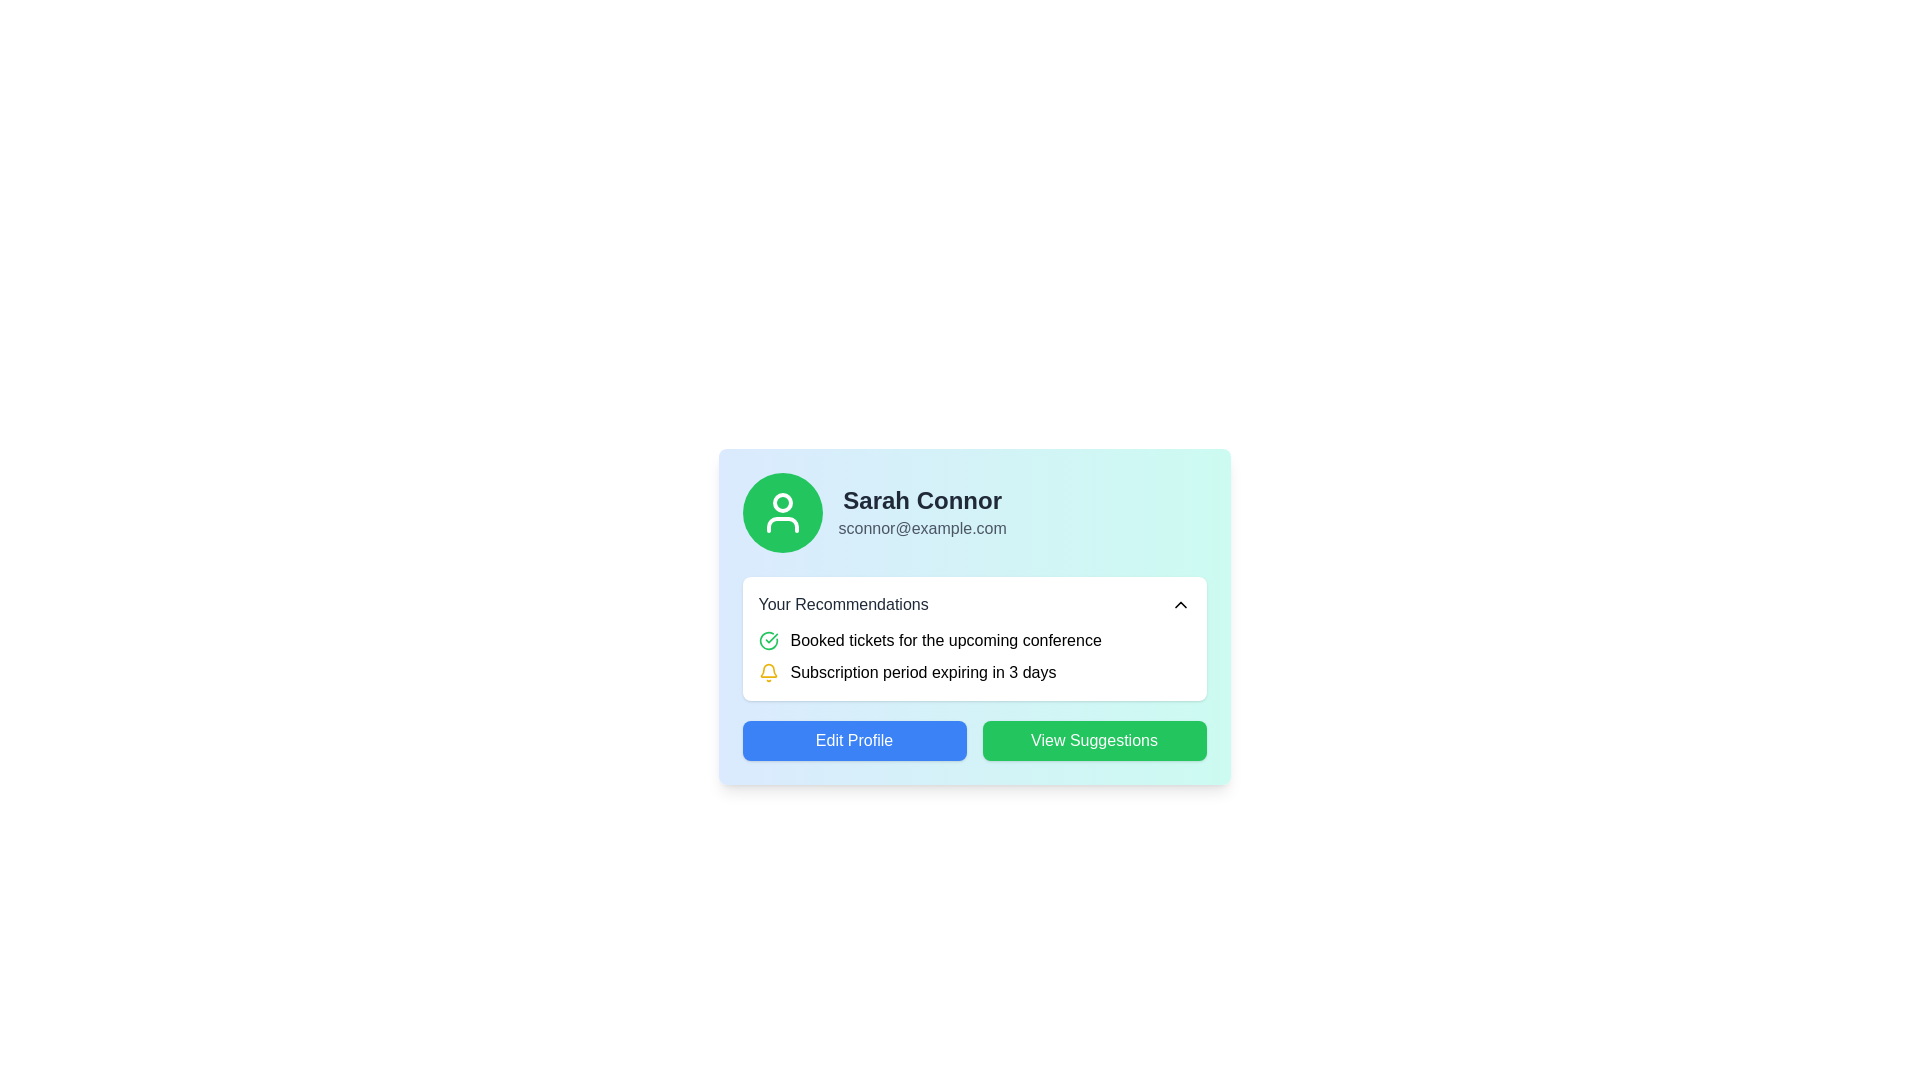 The width and height of the screenshot is (1920, 1080). Describe the element at coordinates (974, 640) in the screenshot. I see `the text label that states 'Booked tickets for the upcoming conference', which is visually grouped with a green circular checkmark, to interact with the notification` at that location.